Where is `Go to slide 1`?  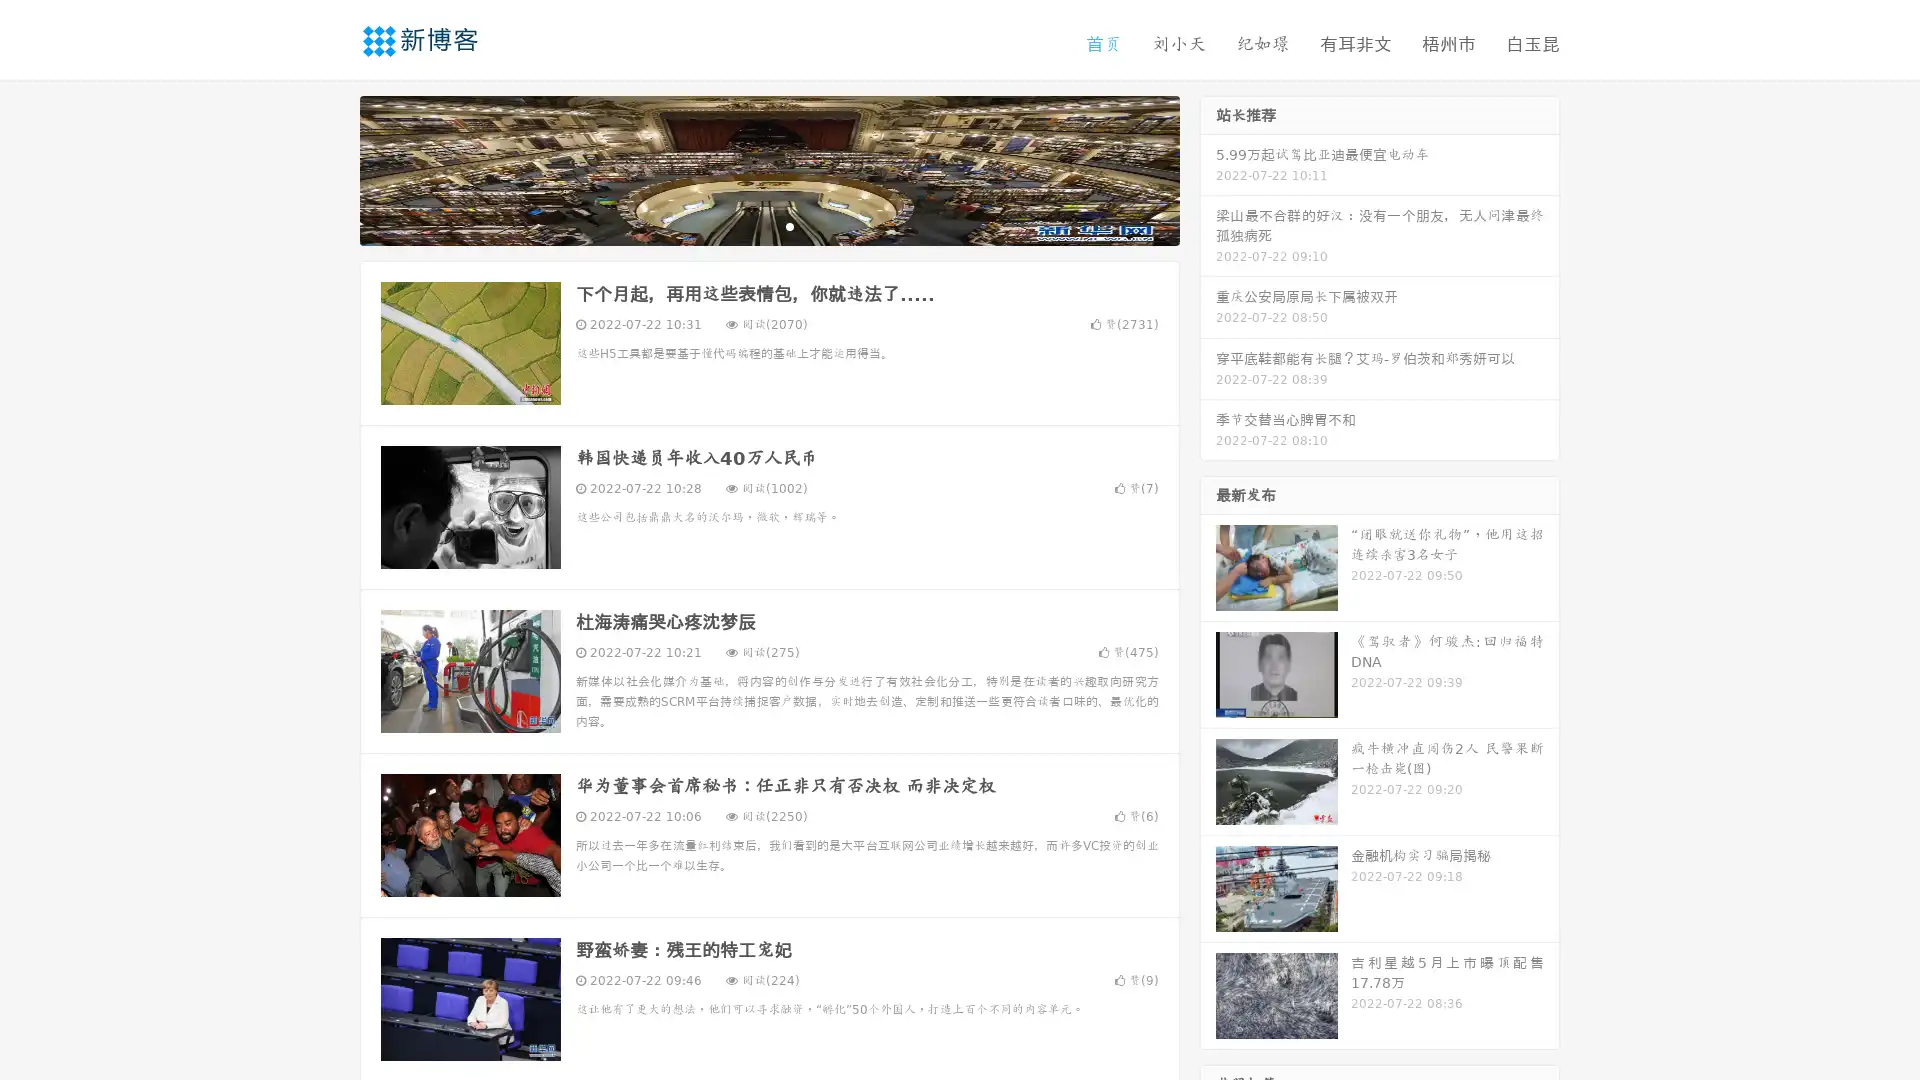
Go to slide 1 is located at coordinates (748, 225).